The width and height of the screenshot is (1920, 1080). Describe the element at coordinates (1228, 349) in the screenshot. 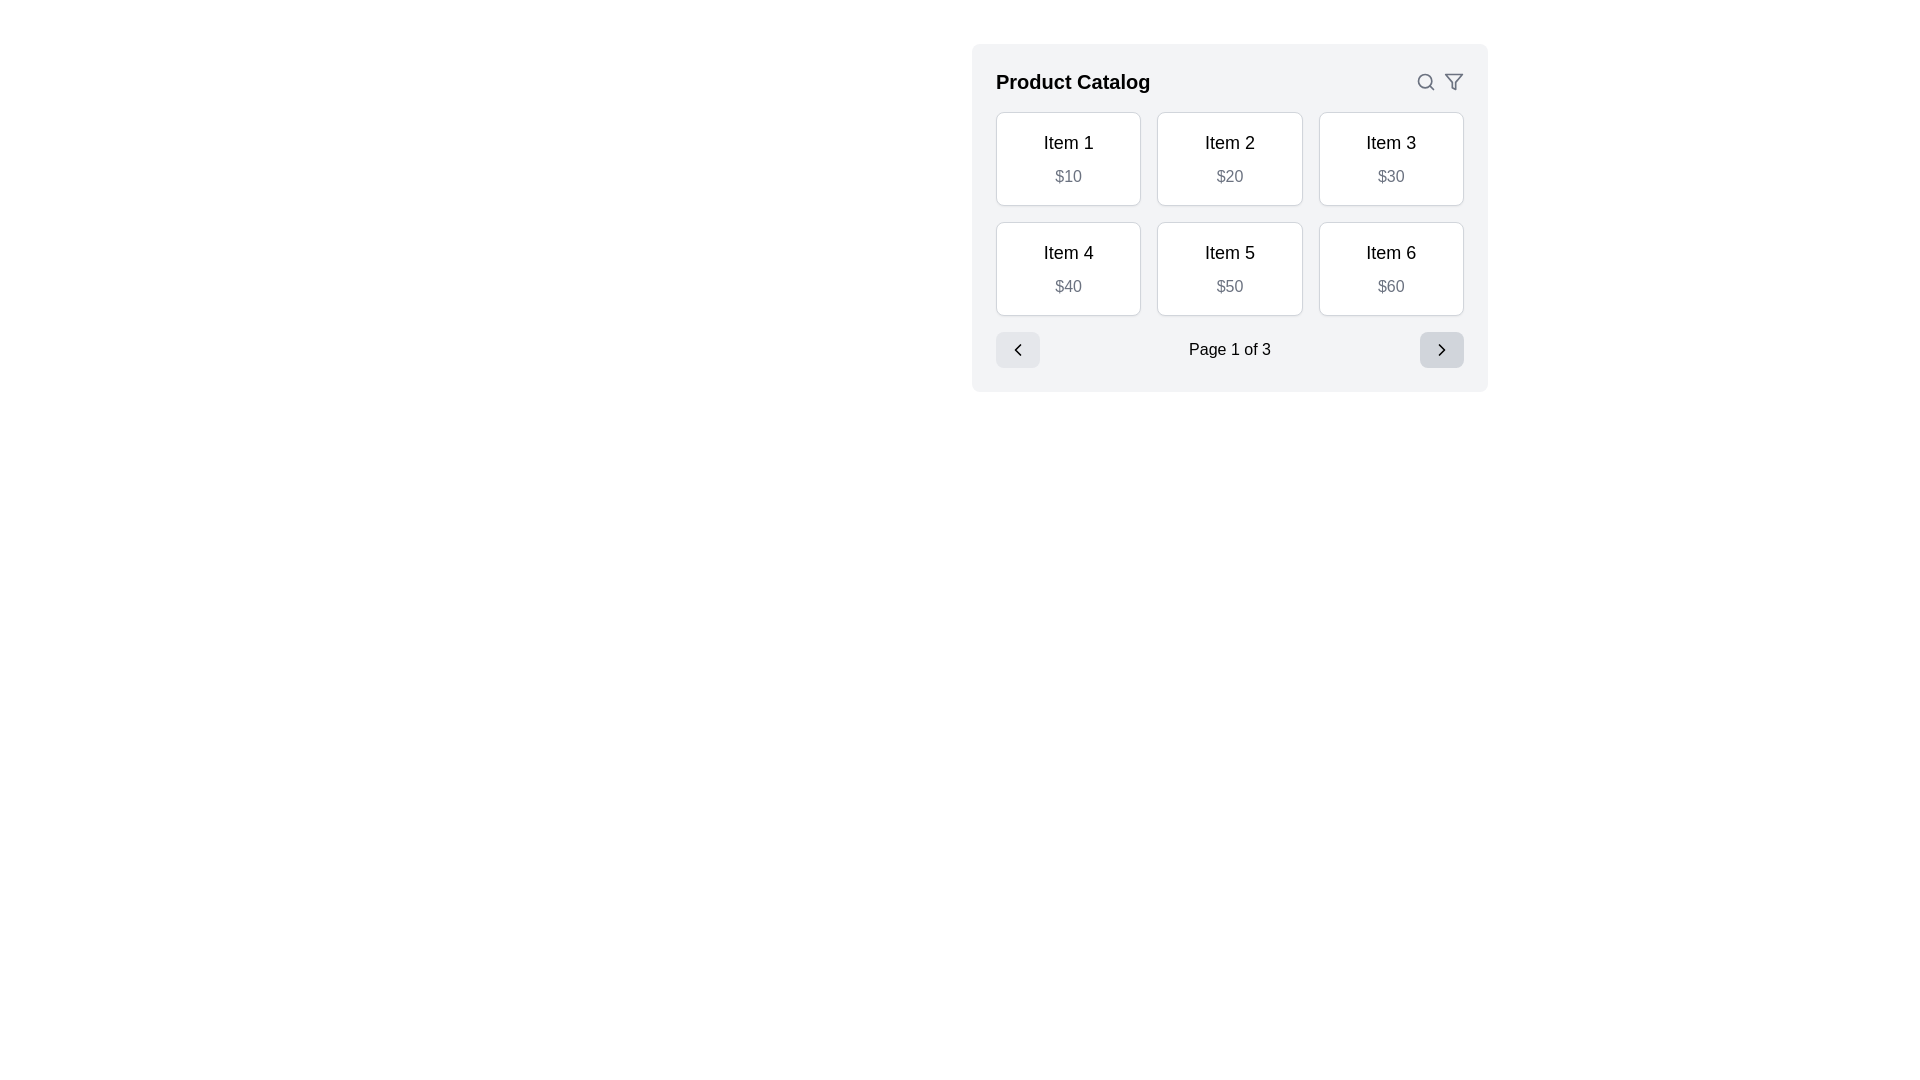

I see `the text label displaying 'Page 1 of 3'` at that location.